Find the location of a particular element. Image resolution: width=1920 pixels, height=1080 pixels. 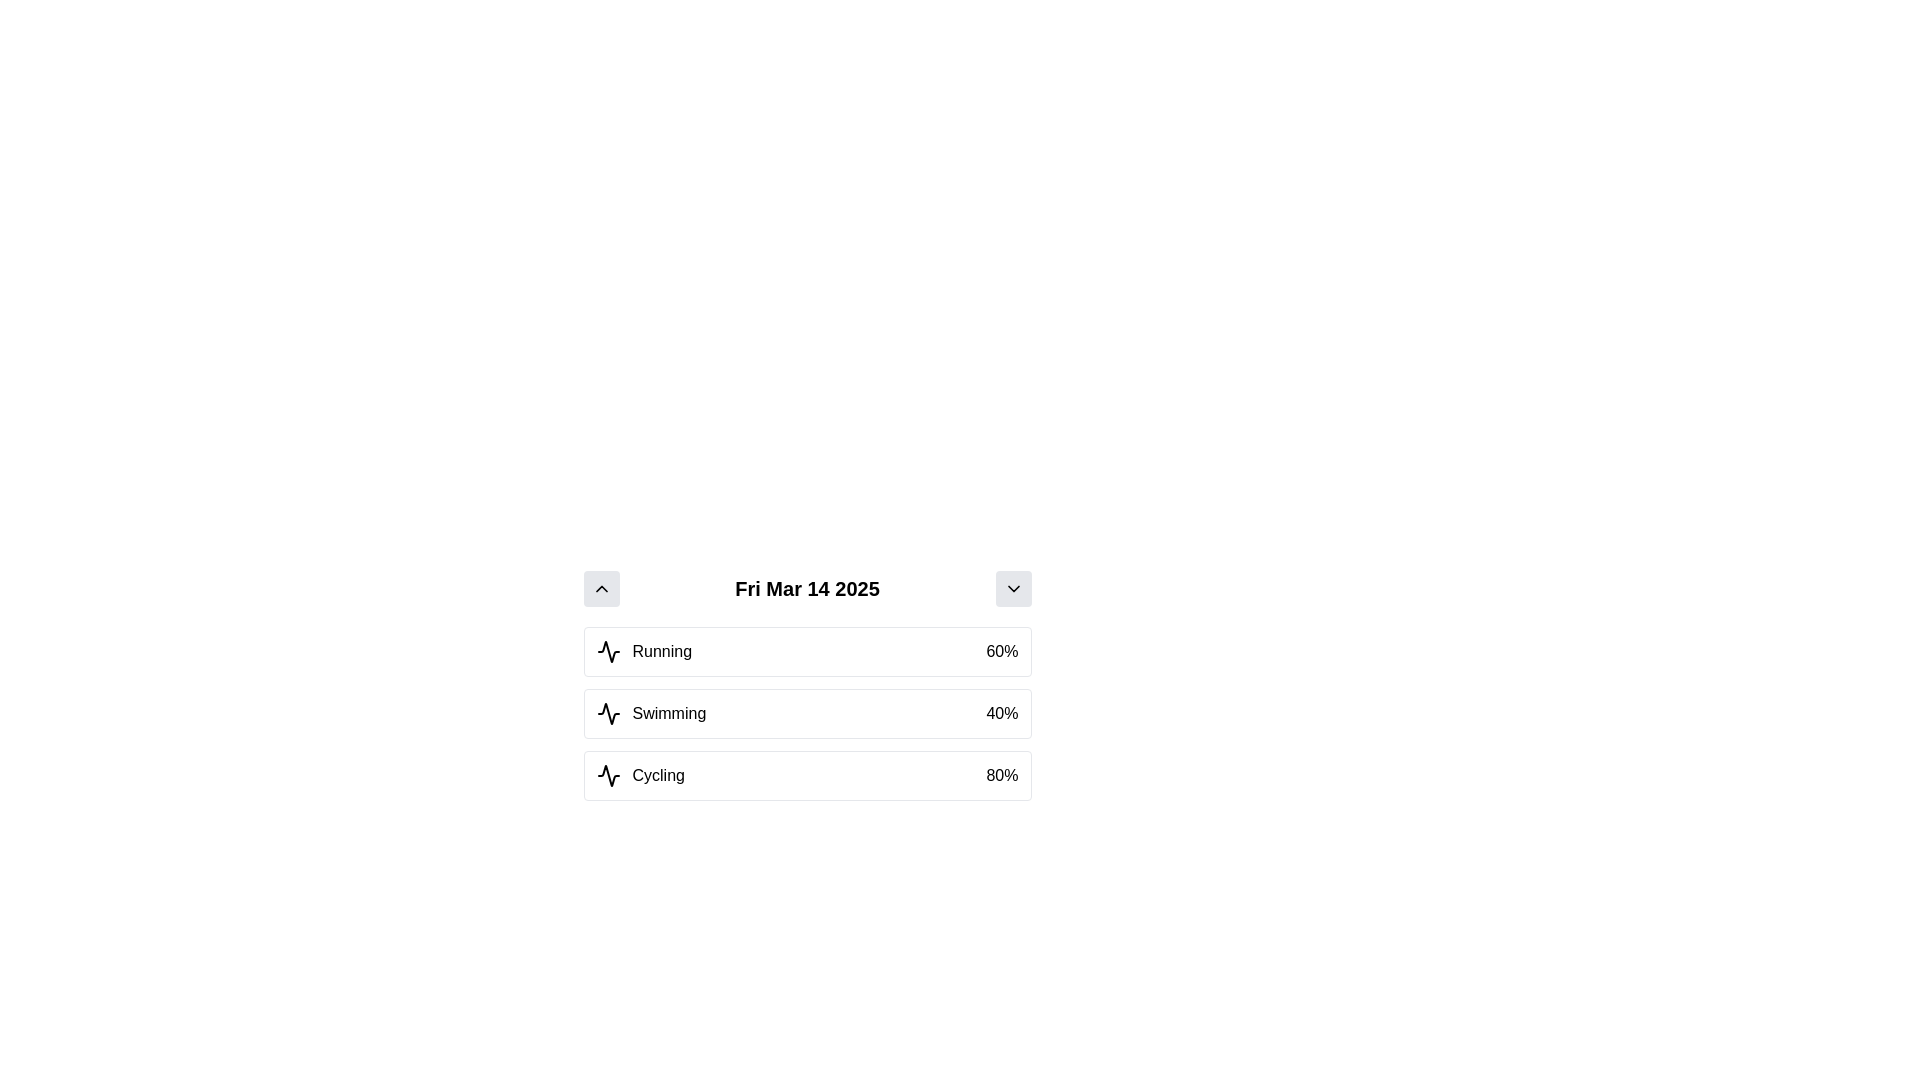

the rectangular button with rounded corners and a light gray background that contains a downward-pointing chevron icon, located in the top-right corner of the section displaying 'Fri Mar 14 2025' is located at coordinates (1013, 588).